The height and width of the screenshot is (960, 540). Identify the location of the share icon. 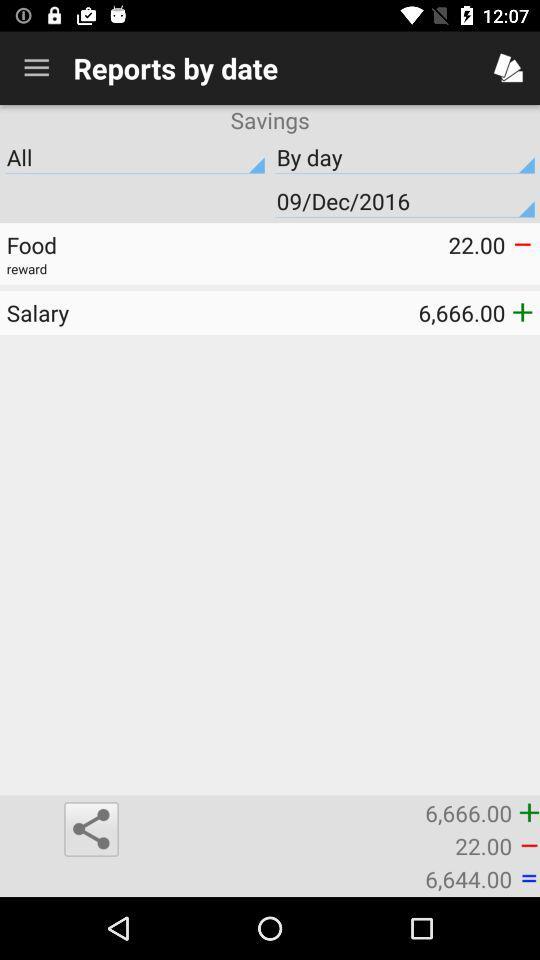
(90, 829).